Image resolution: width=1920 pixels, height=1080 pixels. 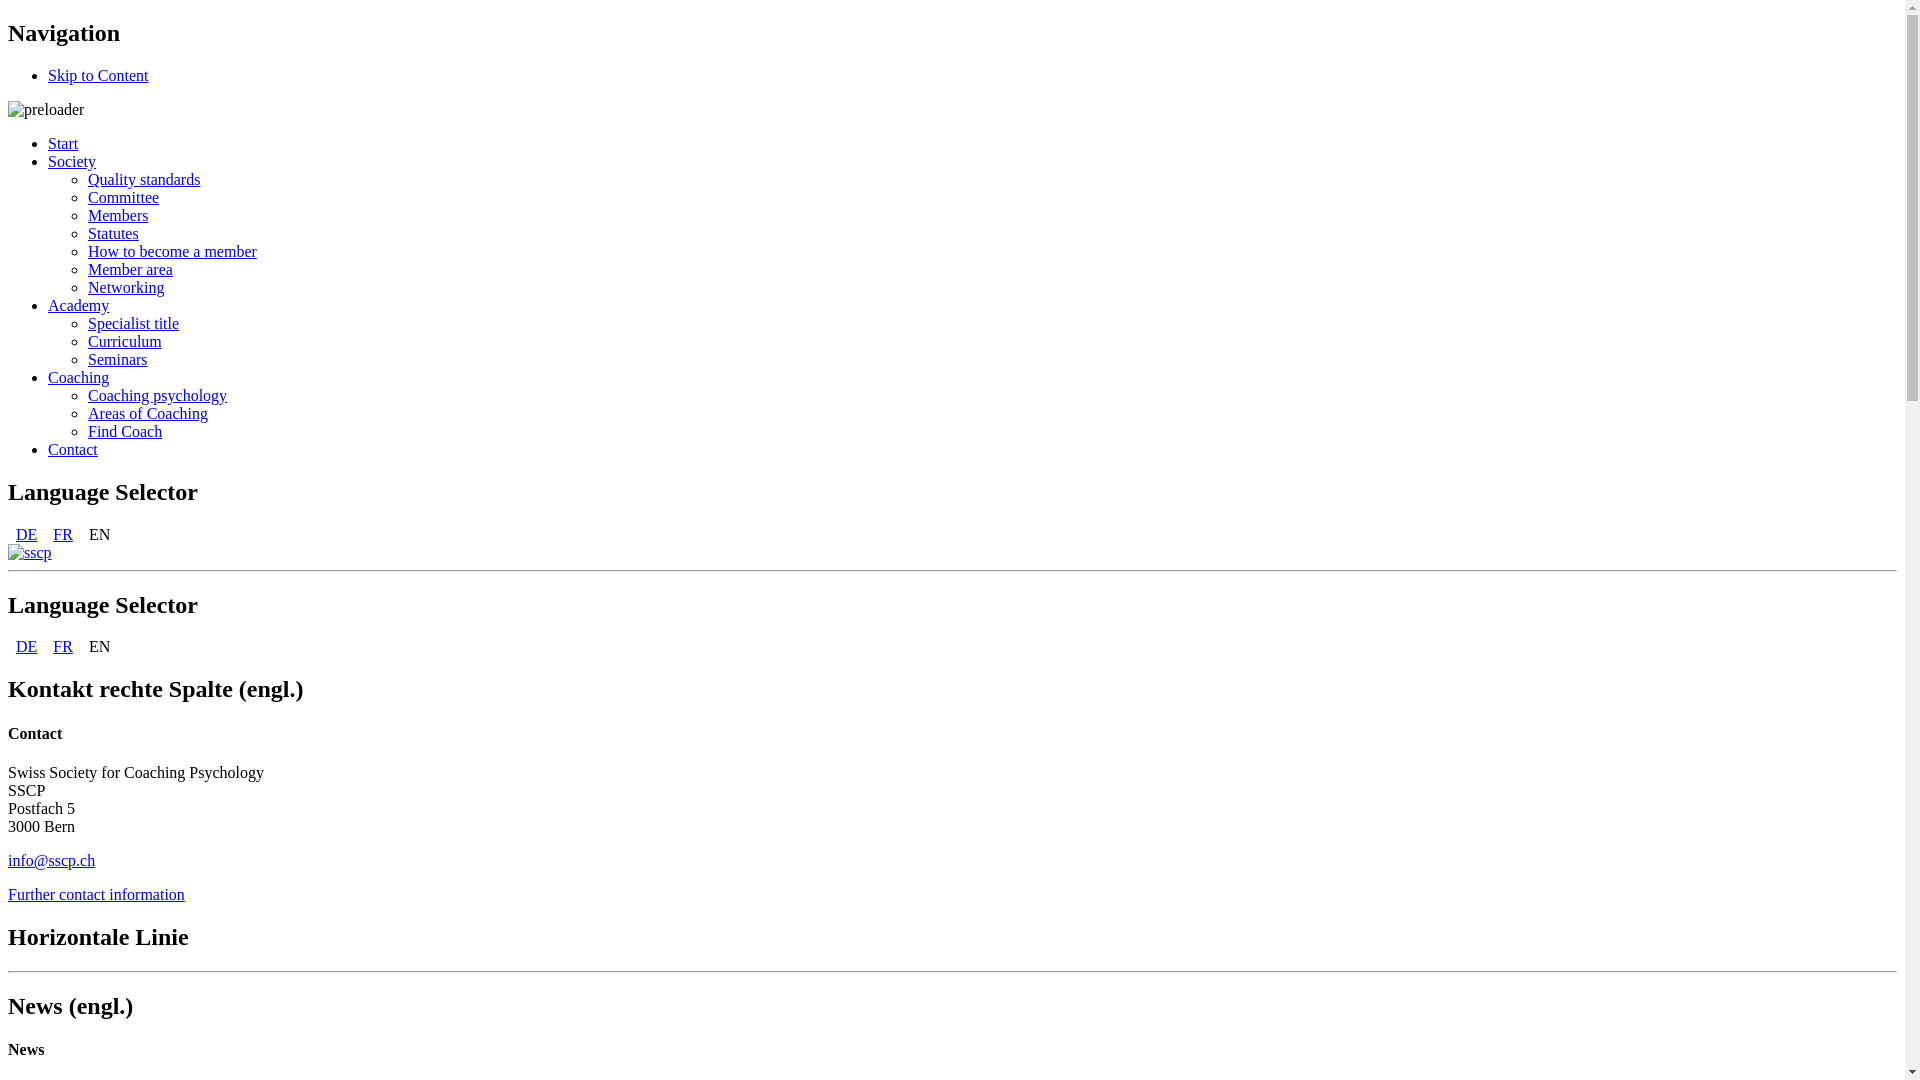 What do you see at coordinates (78, 305) in the screenshot?
I see `'Academy'` at bounding box center [78, 305].